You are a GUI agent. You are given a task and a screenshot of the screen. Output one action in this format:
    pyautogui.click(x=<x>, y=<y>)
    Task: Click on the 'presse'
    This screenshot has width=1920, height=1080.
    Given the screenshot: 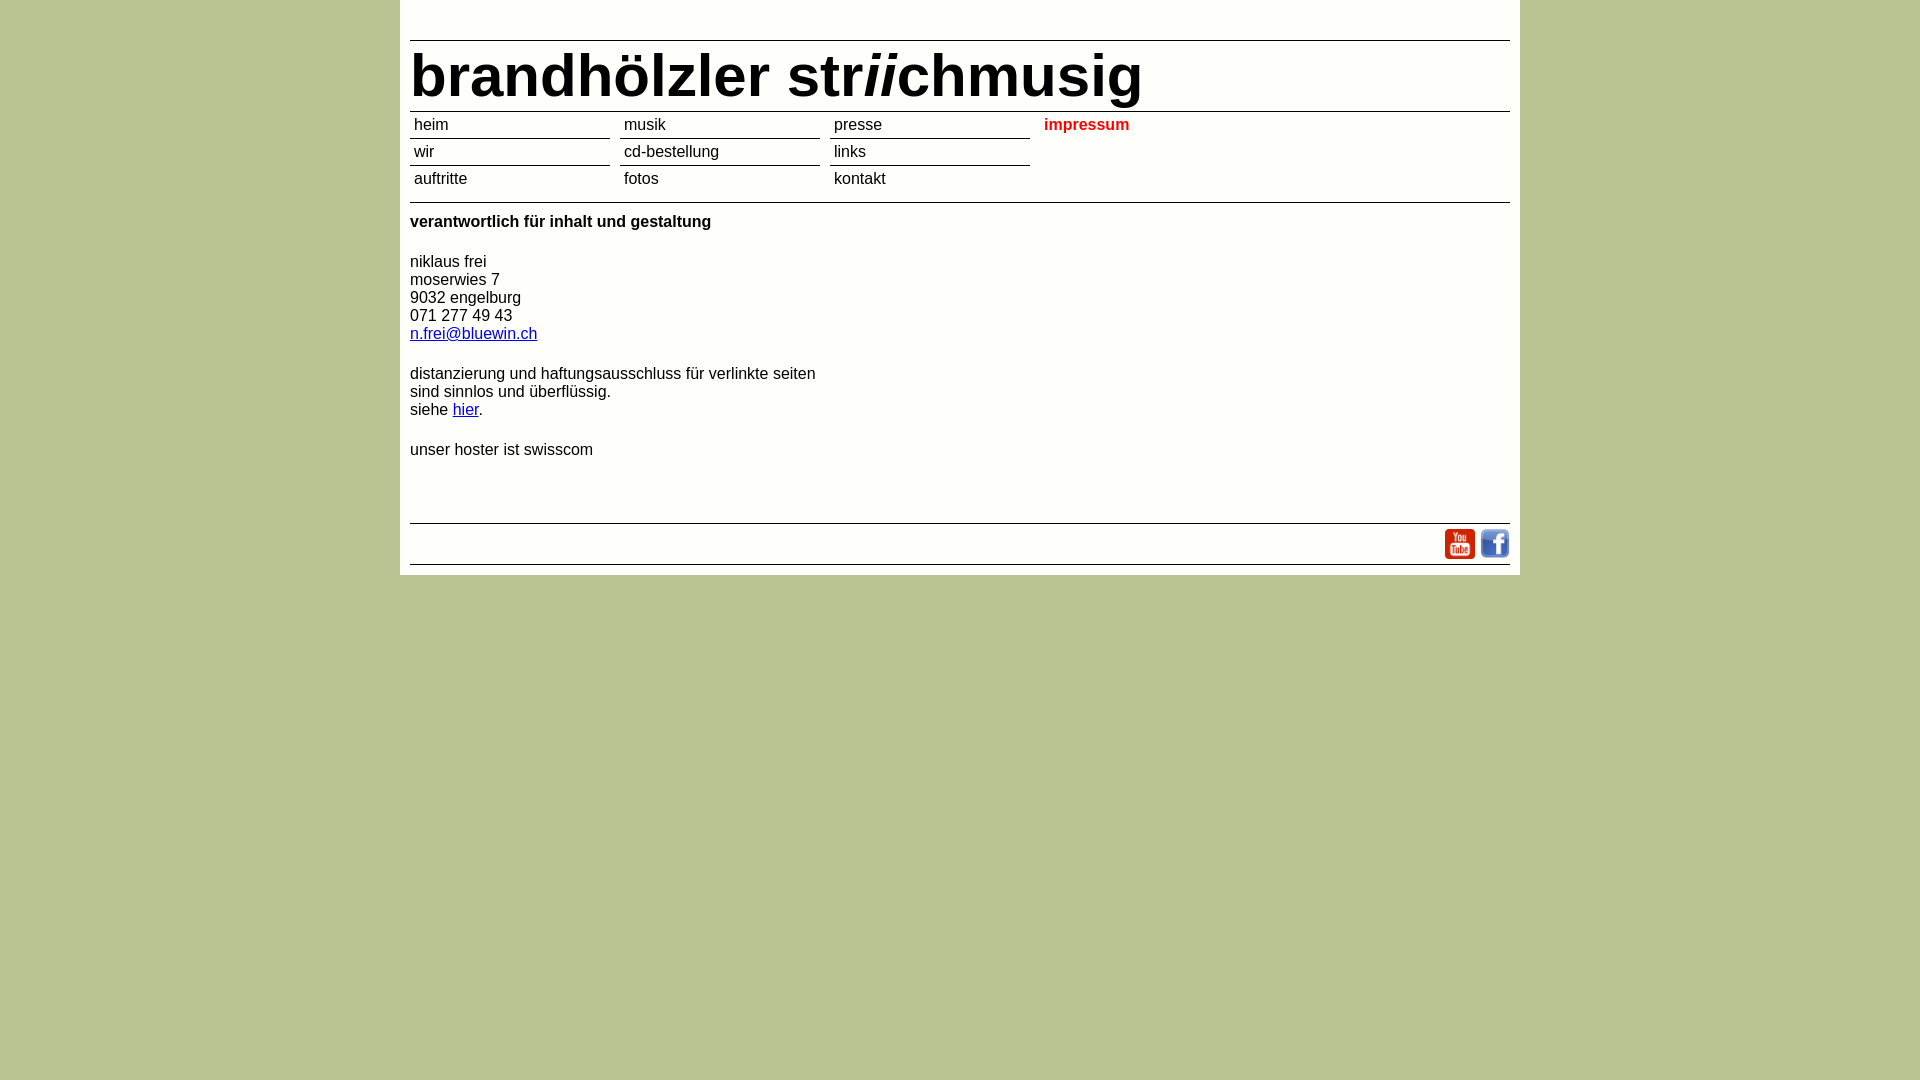 What is the action you would take?
    pyautogui.click(x=834, y=124)
    